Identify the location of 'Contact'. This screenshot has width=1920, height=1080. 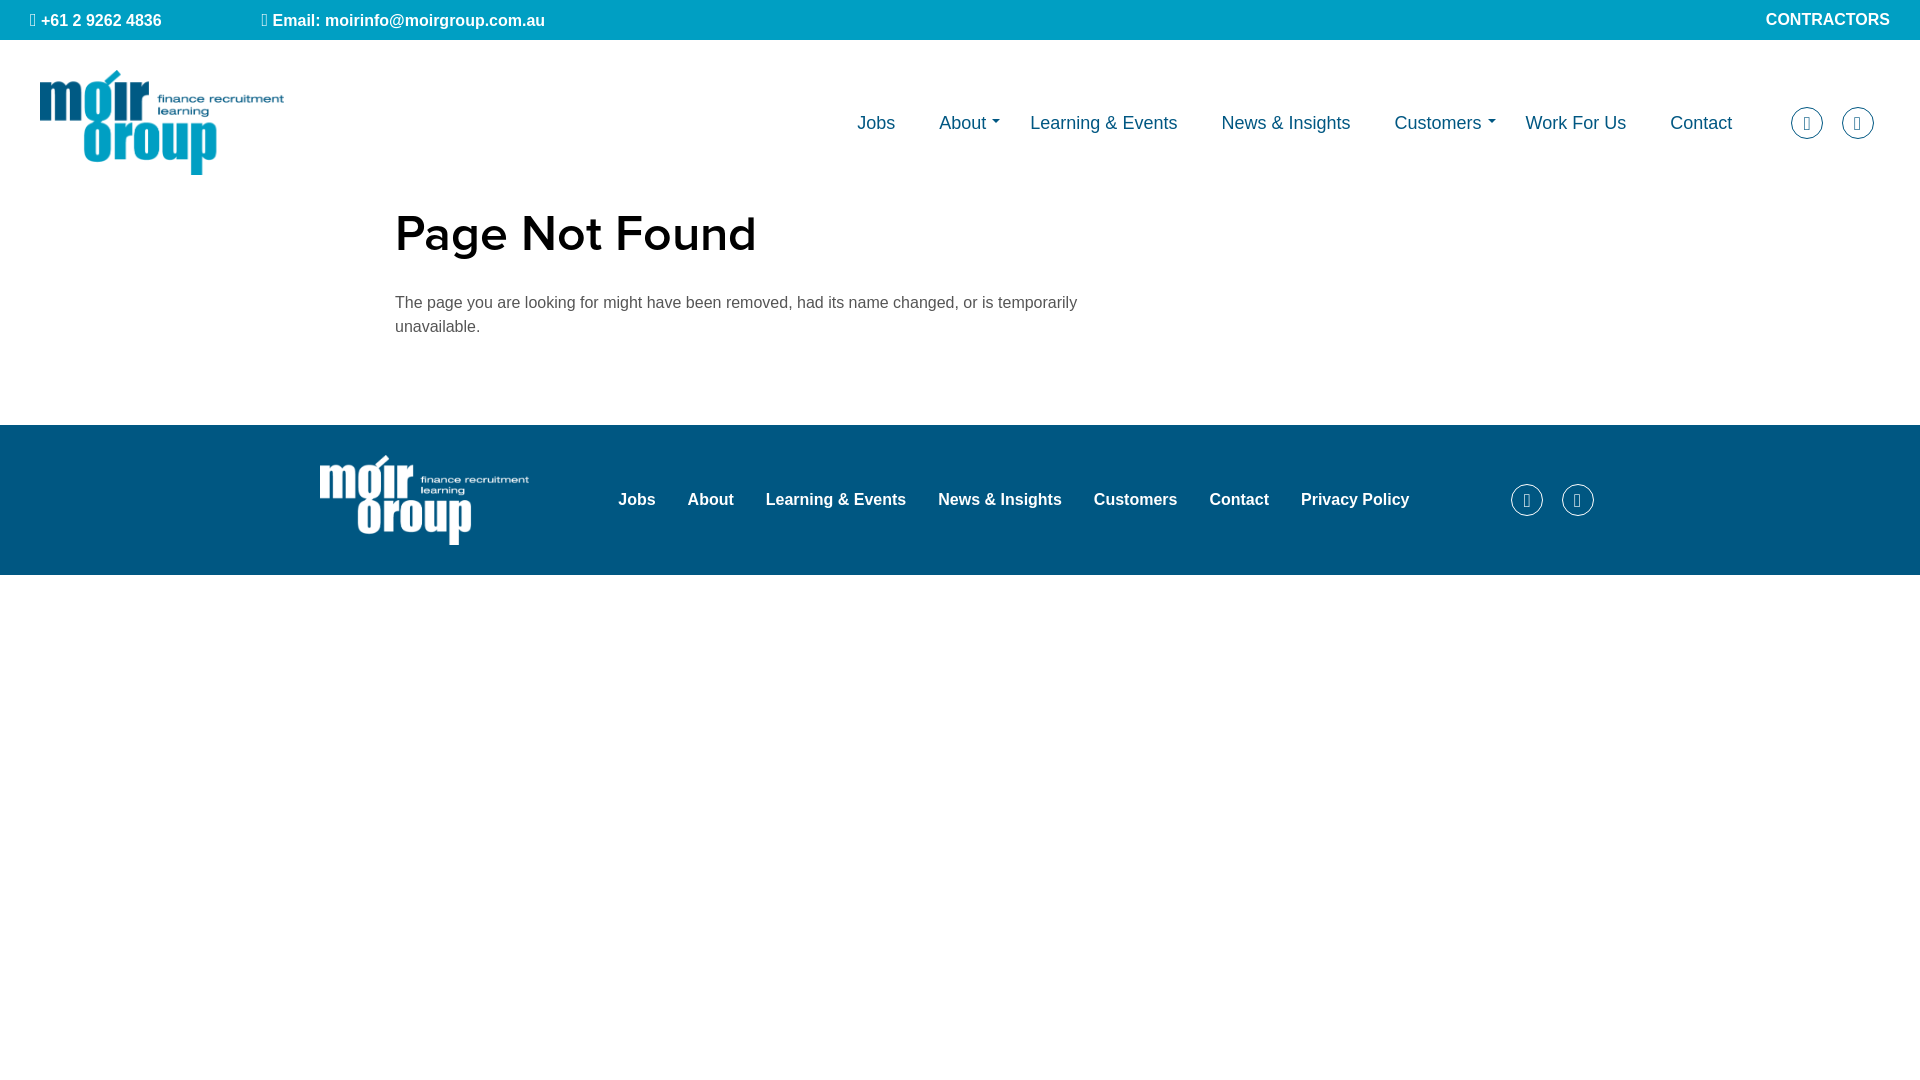
(1699, 123).